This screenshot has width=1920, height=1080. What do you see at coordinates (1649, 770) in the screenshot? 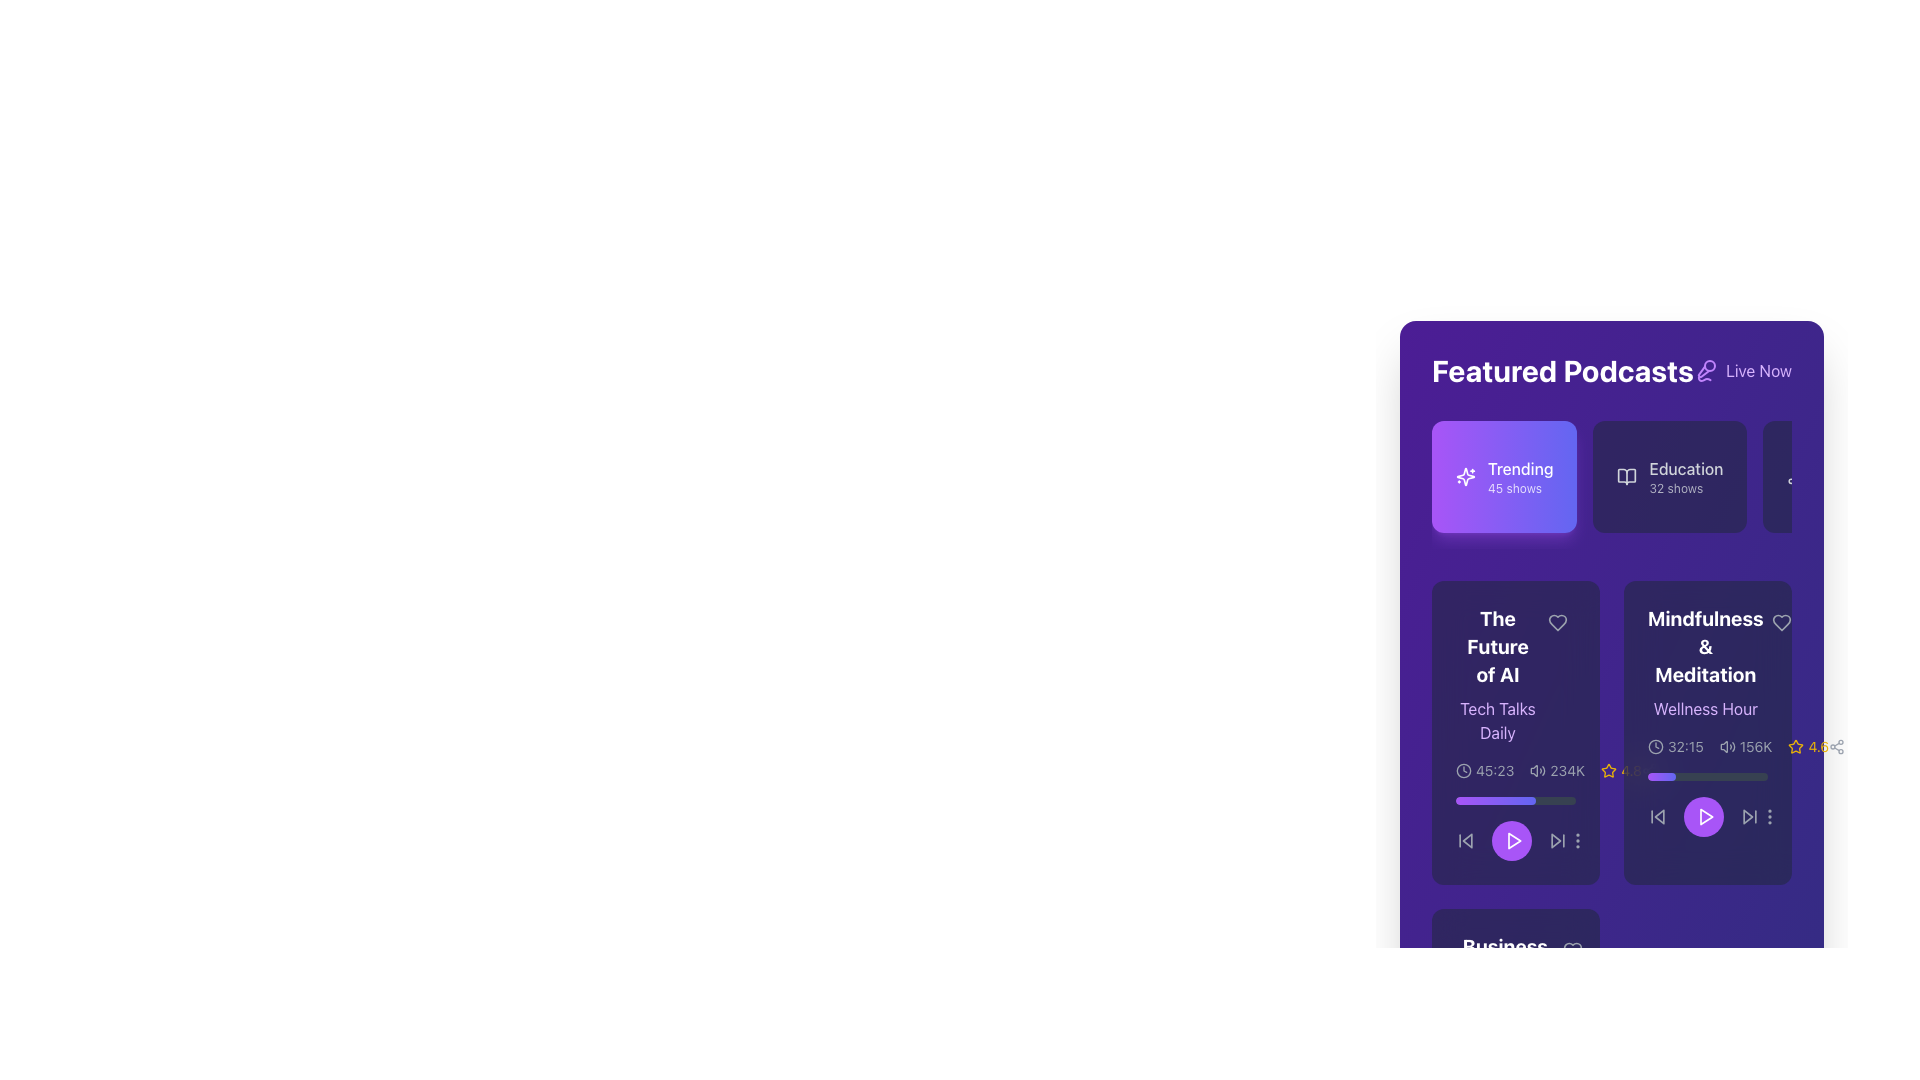
I see `the share button represented by a circular icon with three connected circles located in the top-right corner of the 'Mindfulness & Meditation' podcast card` at bounding box center [1649, 770].